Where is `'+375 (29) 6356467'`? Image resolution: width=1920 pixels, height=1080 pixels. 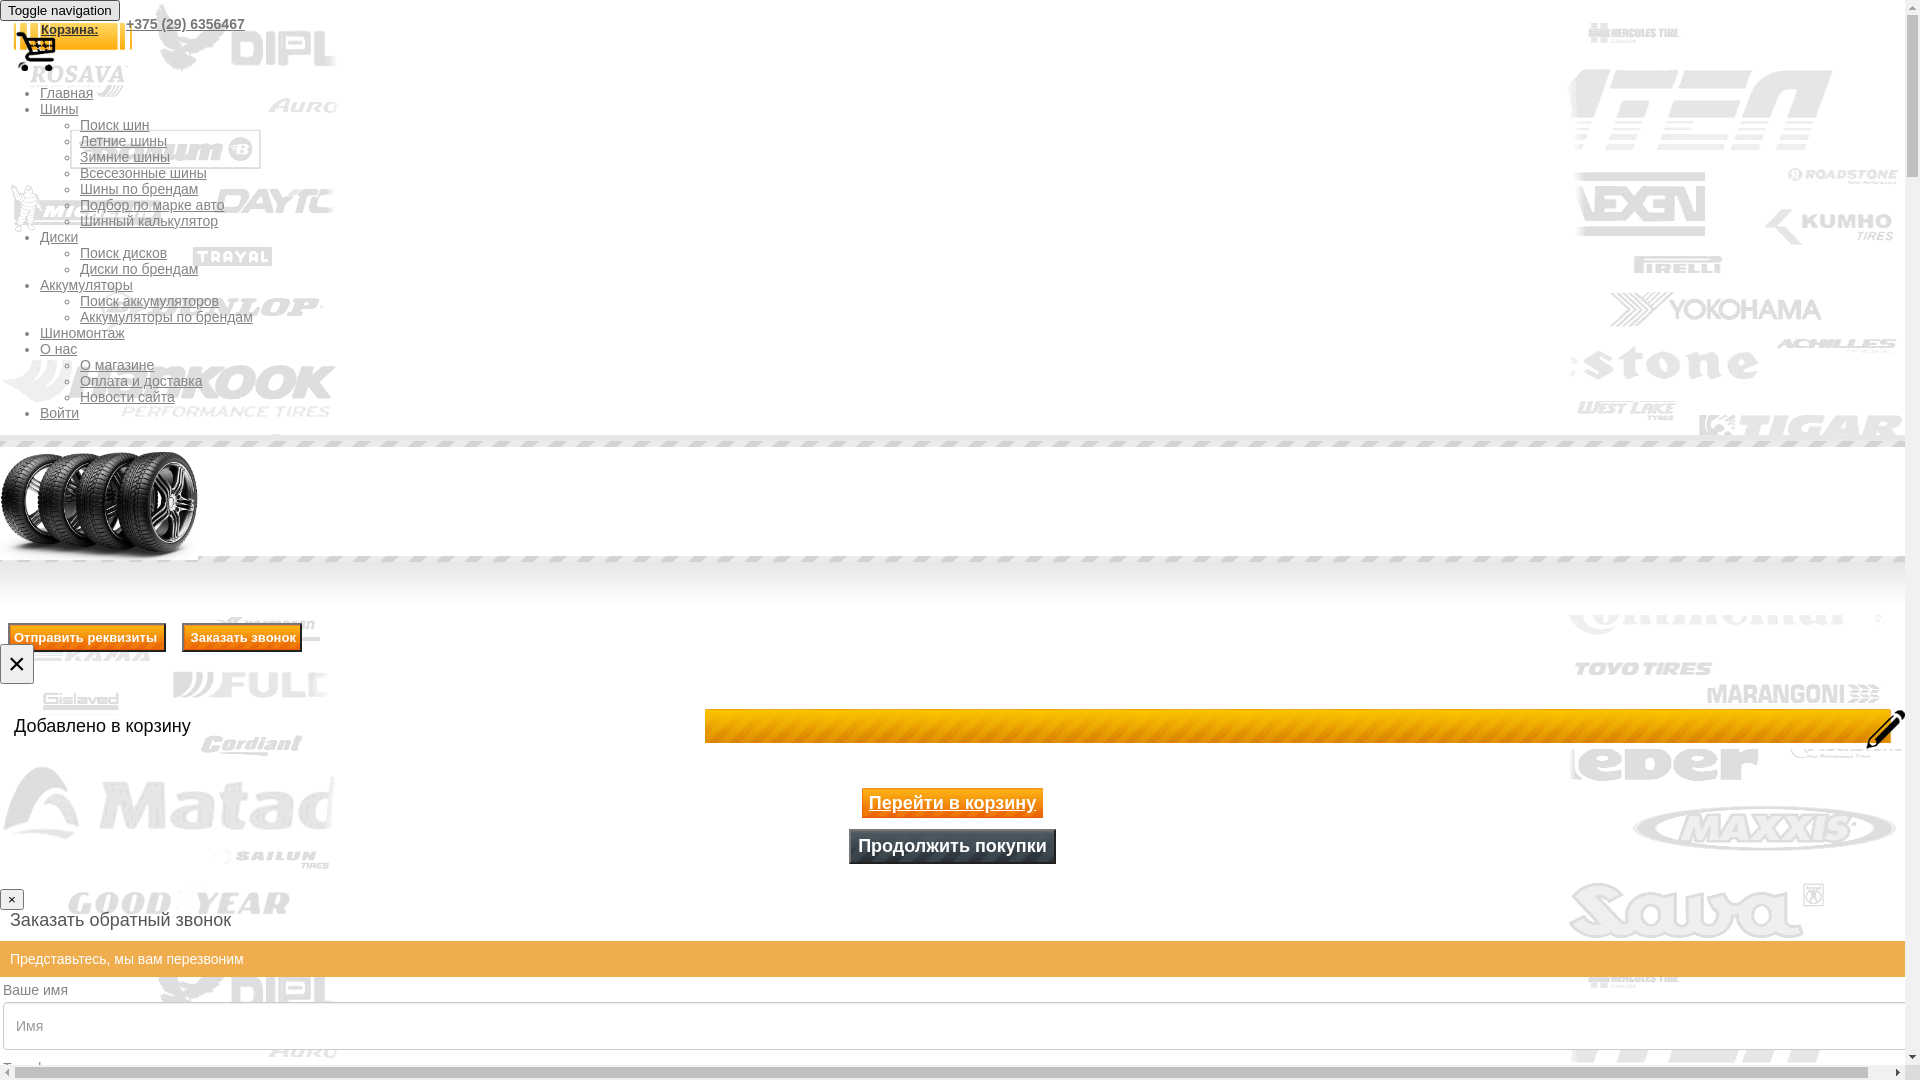
'+375 (29) 6356467' is located at coordinates (185, 23).